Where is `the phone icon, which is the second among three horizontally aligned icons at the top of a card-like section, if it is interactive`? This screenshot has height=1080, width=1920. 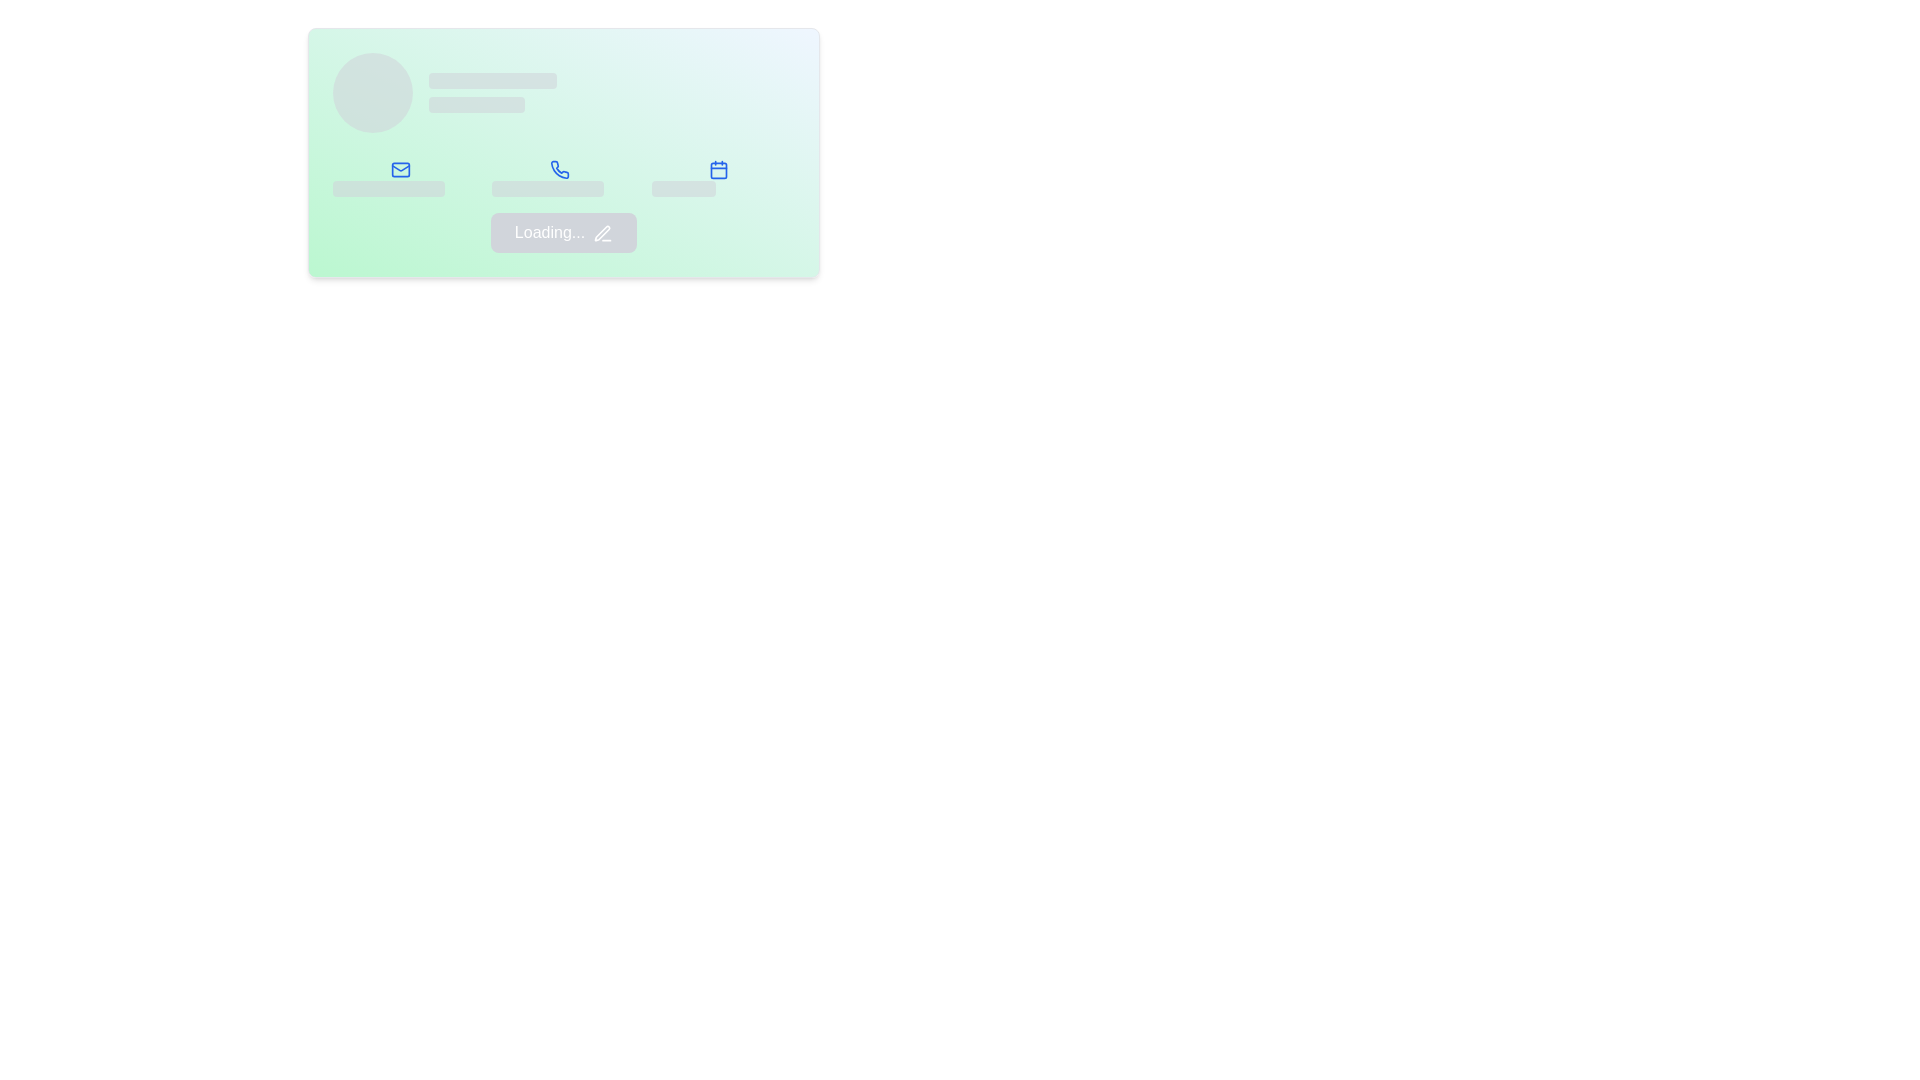 the phone icon, which is the second among three horizontally aligned icons at the top of a card-like section, if it is interactive is located at coordinates (560, 168).